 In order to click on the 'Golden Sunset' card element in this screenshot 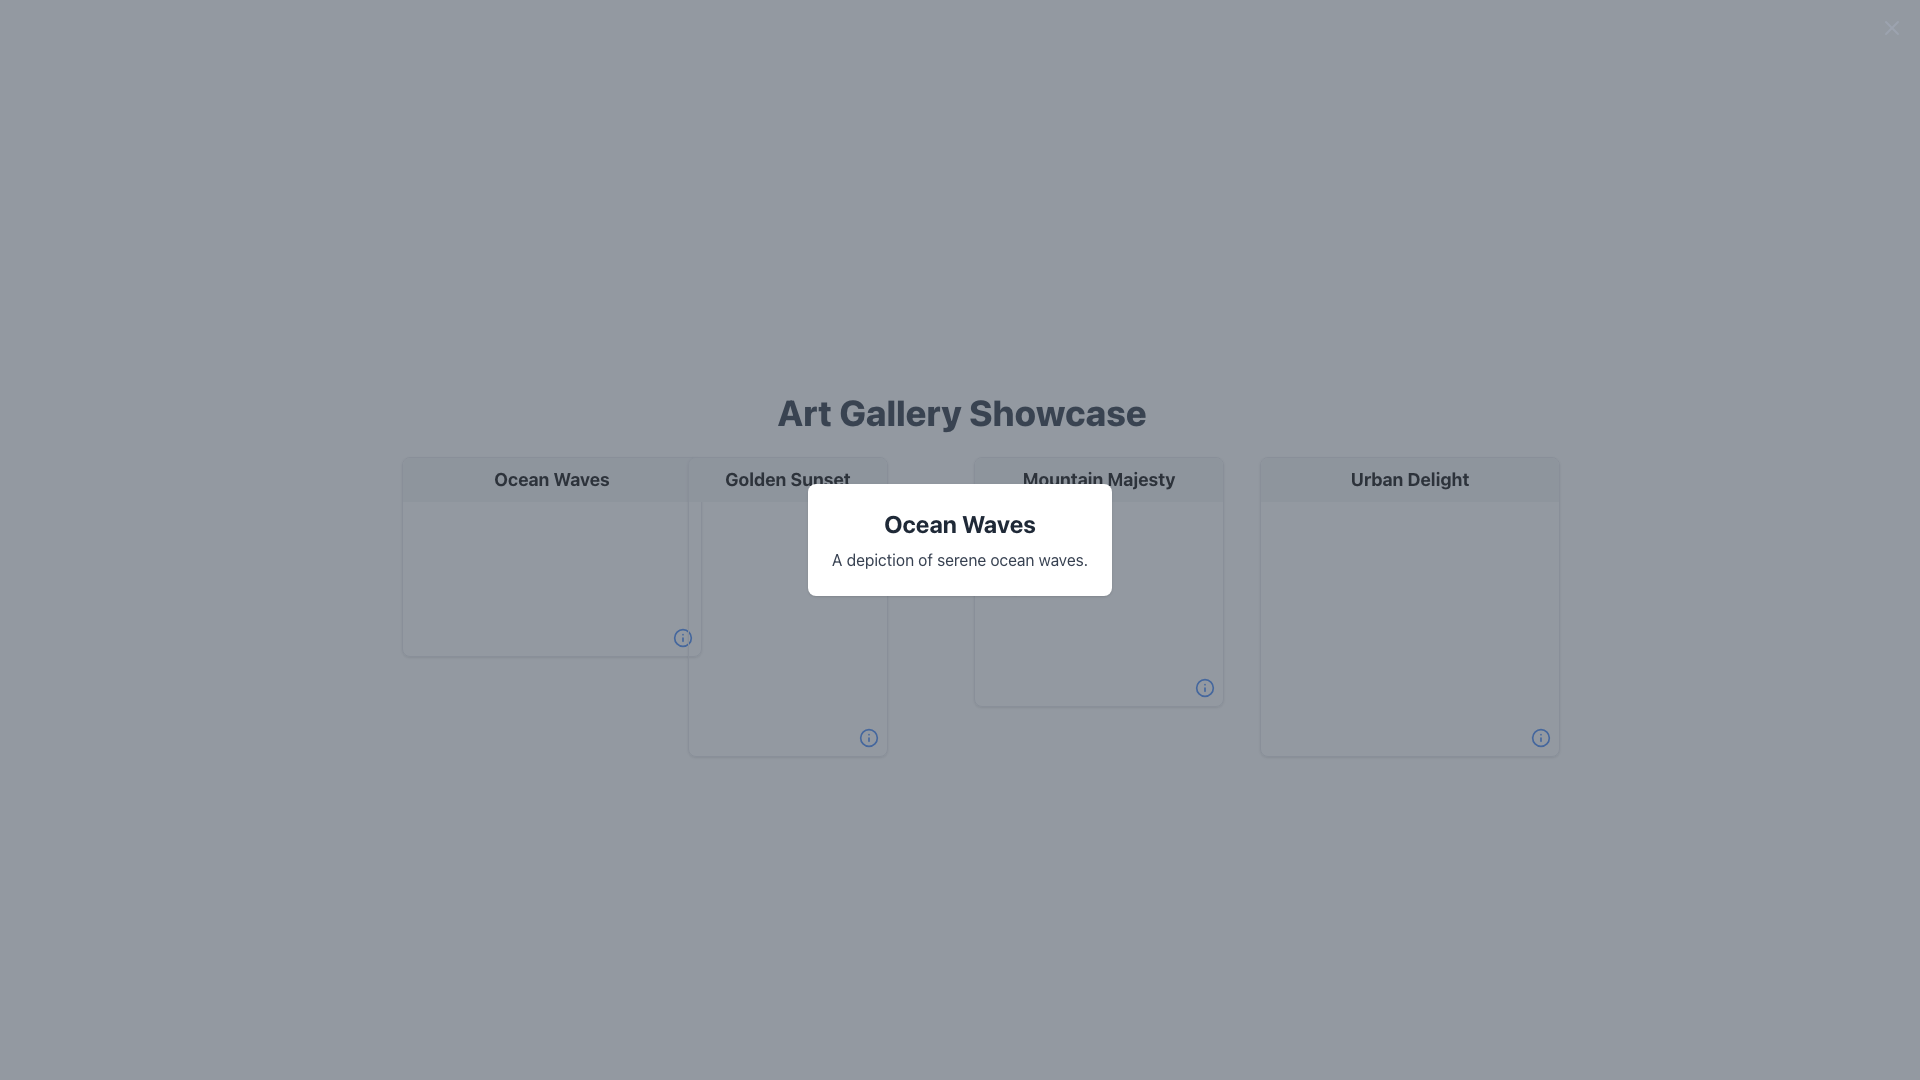, I will do `click(786, 605)`.